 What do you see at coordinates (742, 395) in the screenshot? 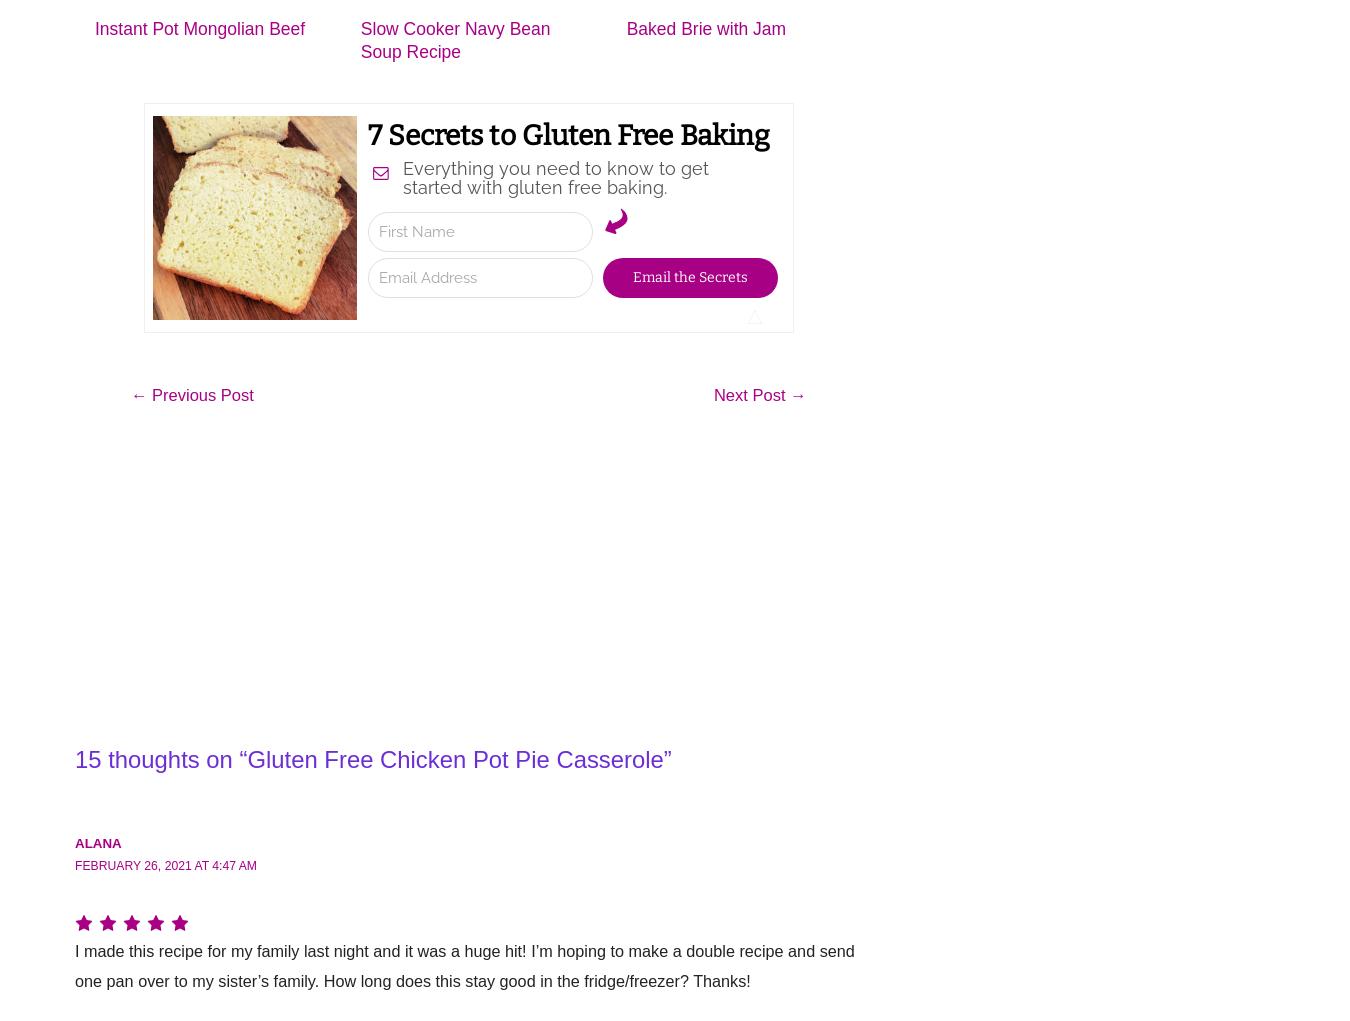
I see `'Next Post'` at bounding box center [742, 395].